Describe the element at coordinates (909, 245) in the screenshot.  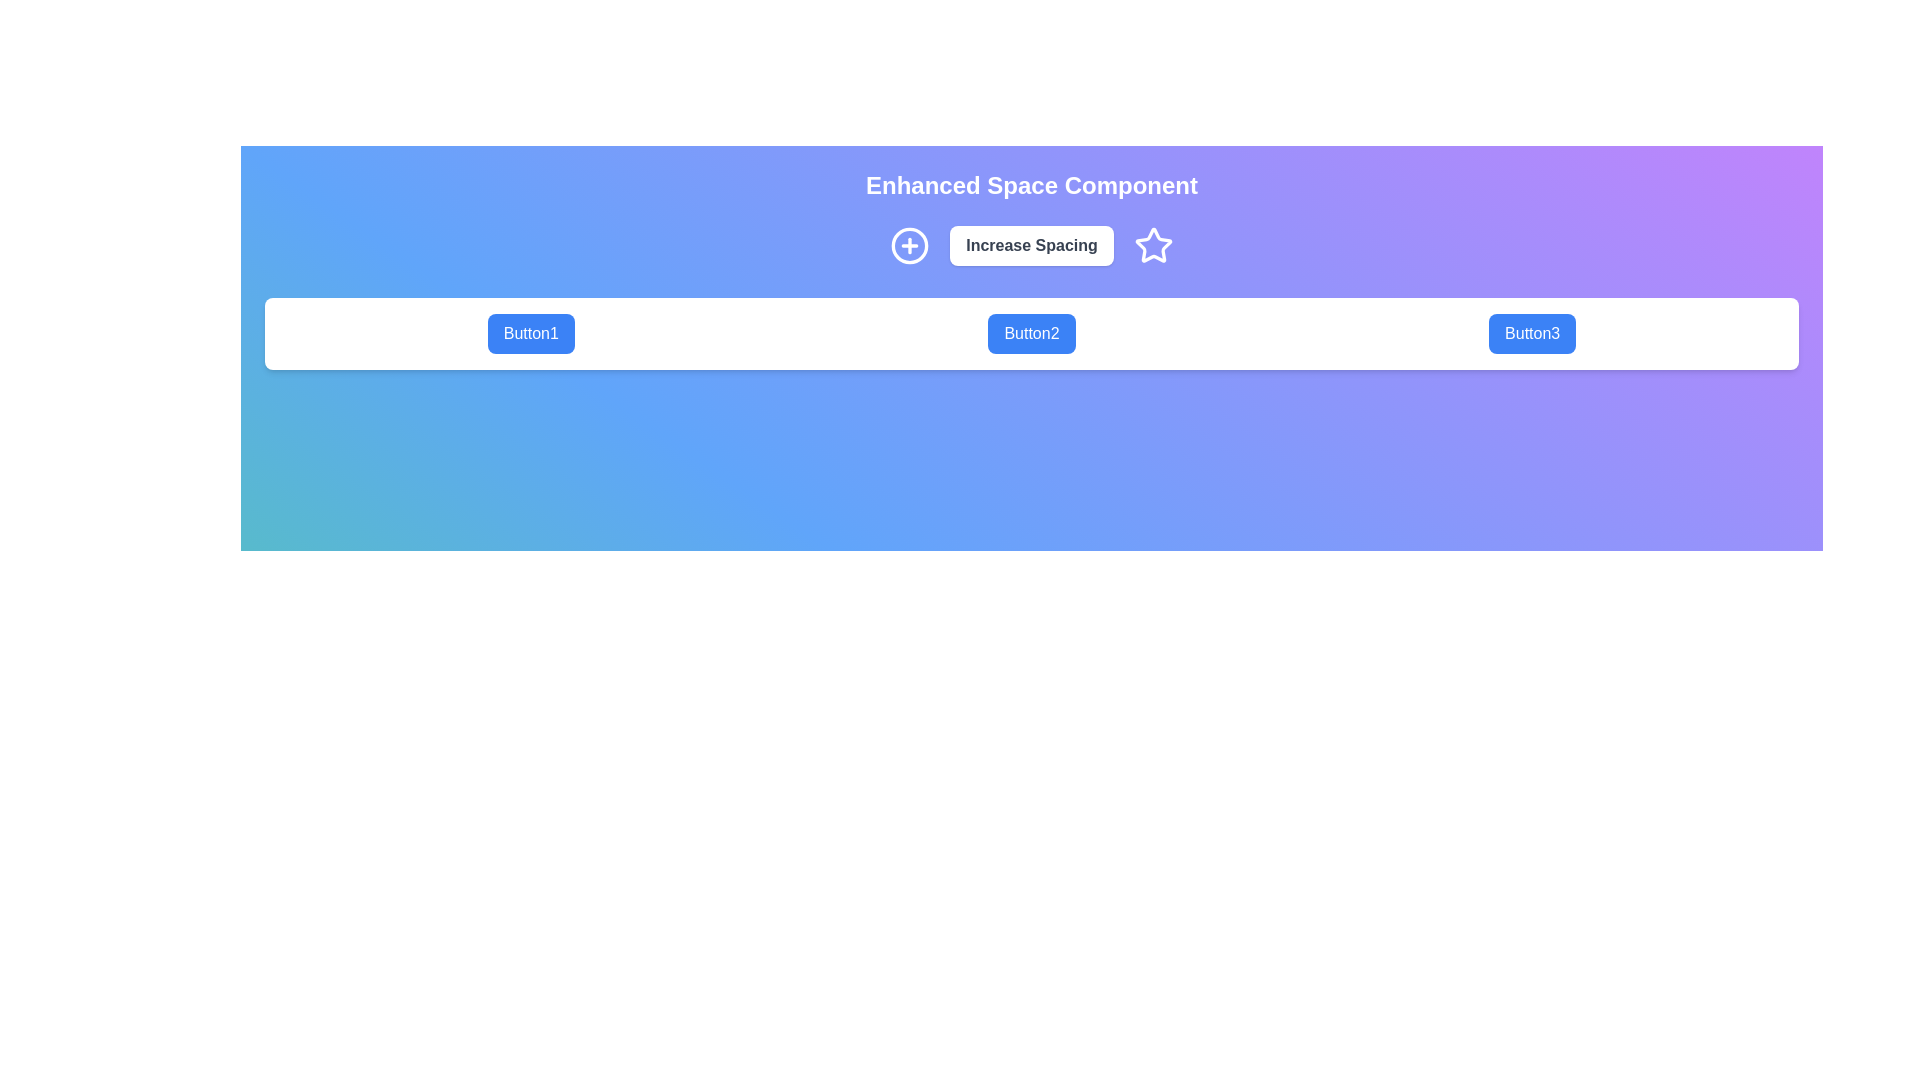
I see `the circular '+' icon button with a white outline` at that location.